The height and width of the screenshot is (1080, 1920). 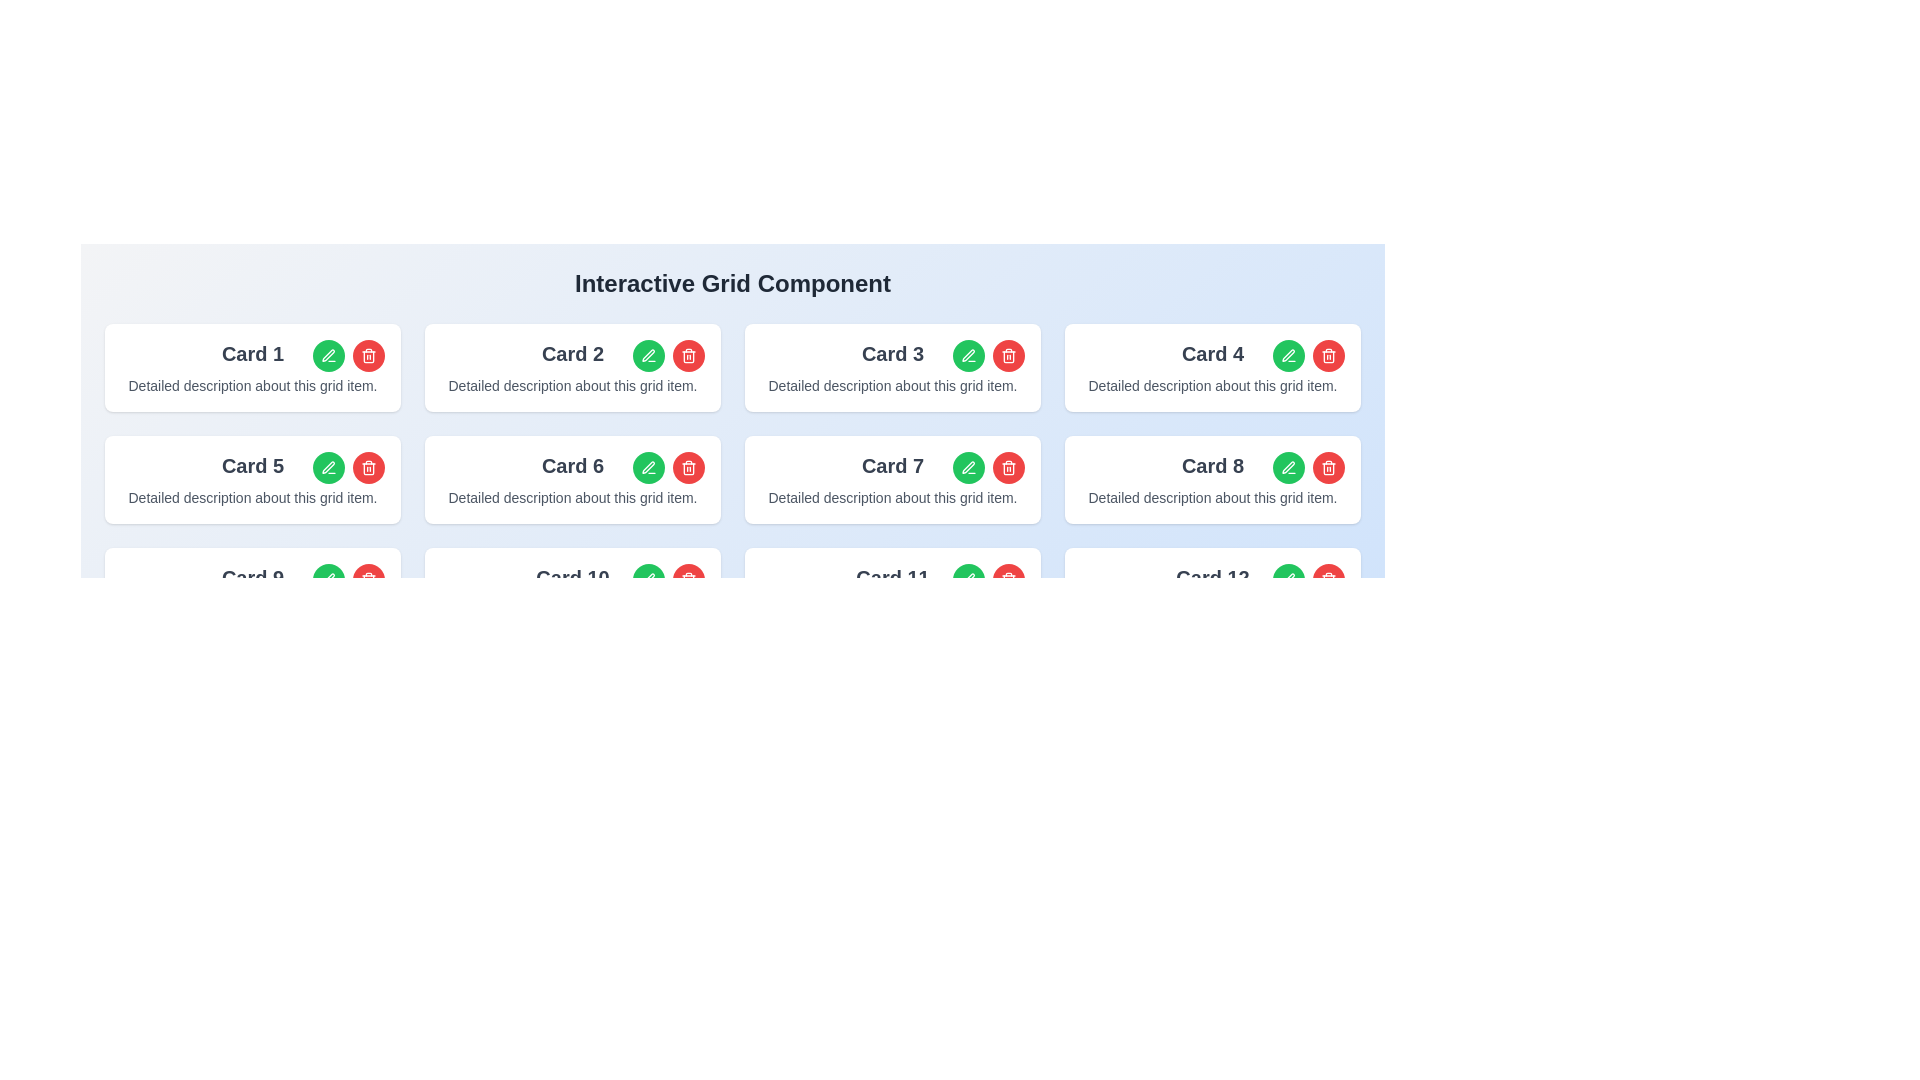 I want to click on the green pen icon in the top-right corner of the 'Card 3', so click(x=988, y=354).